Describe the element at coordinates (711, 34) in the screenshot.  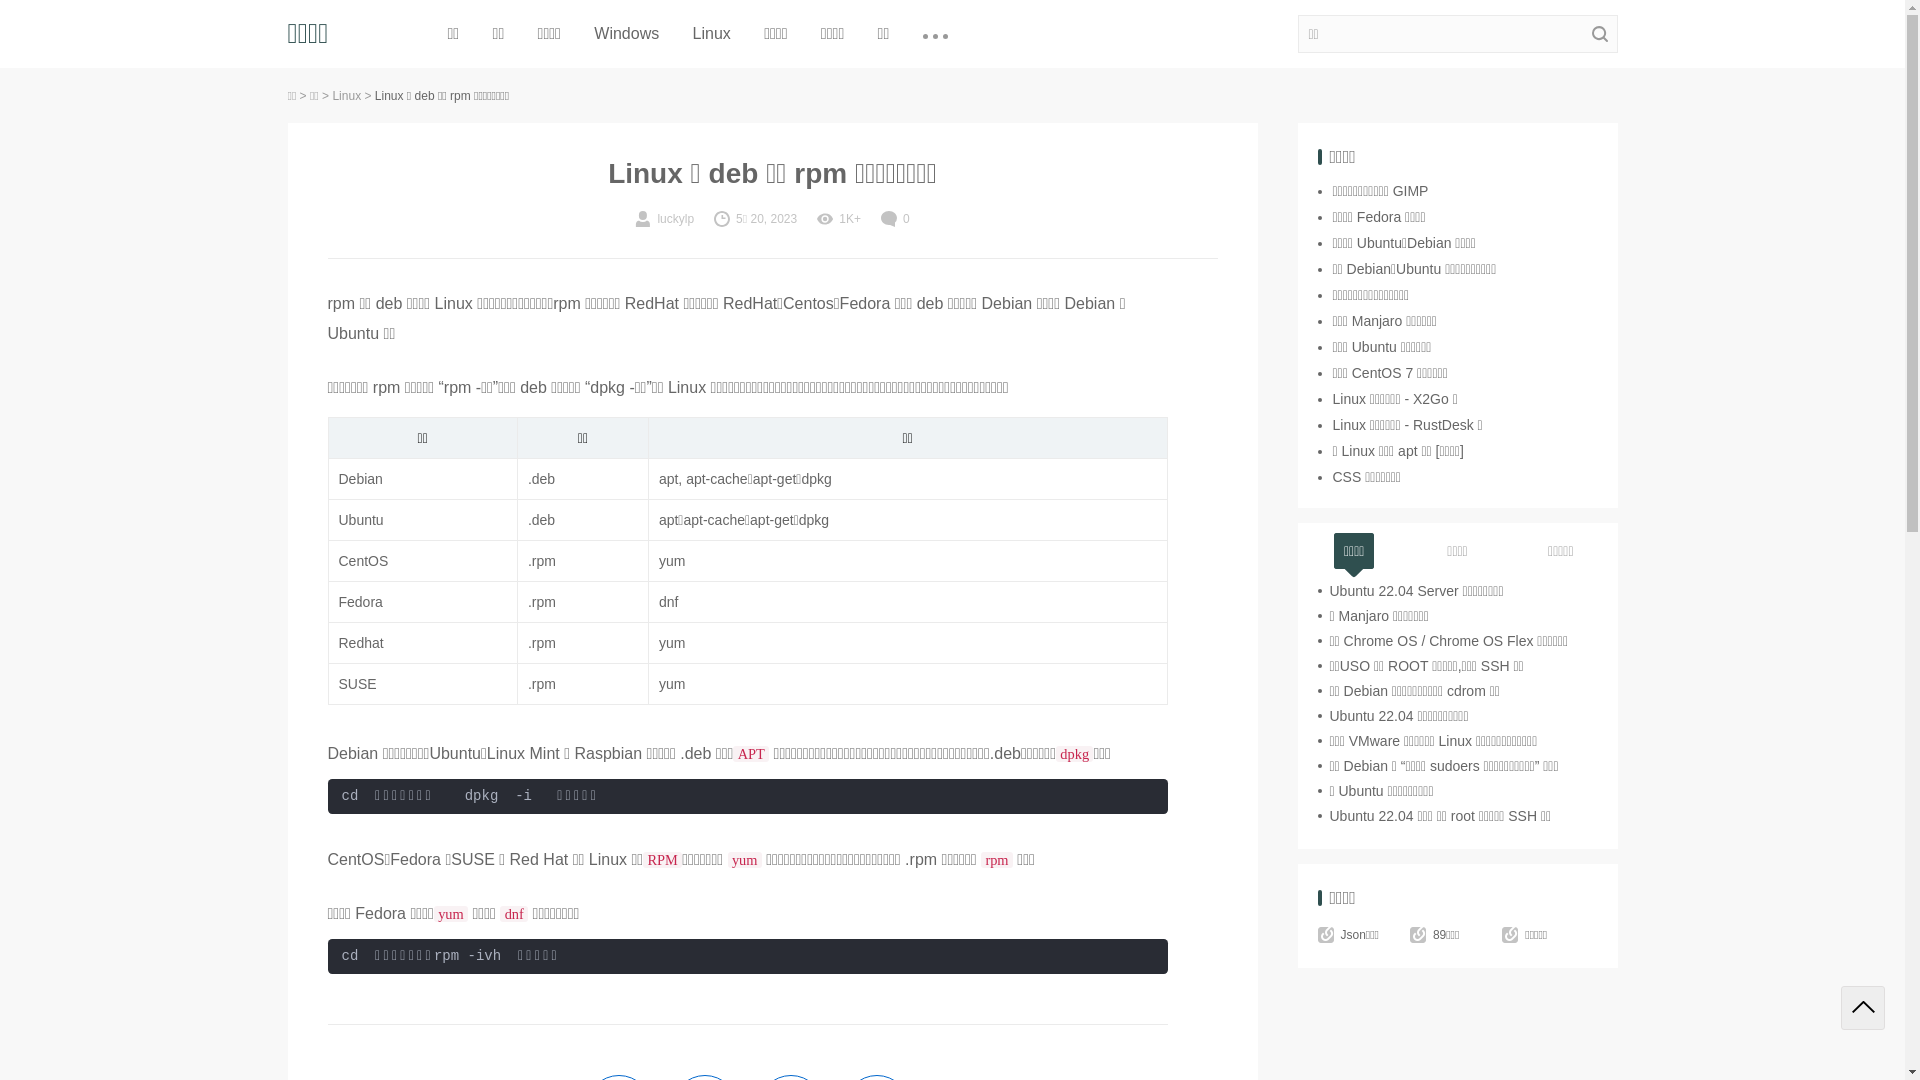
I see `'Linux'` at that location.